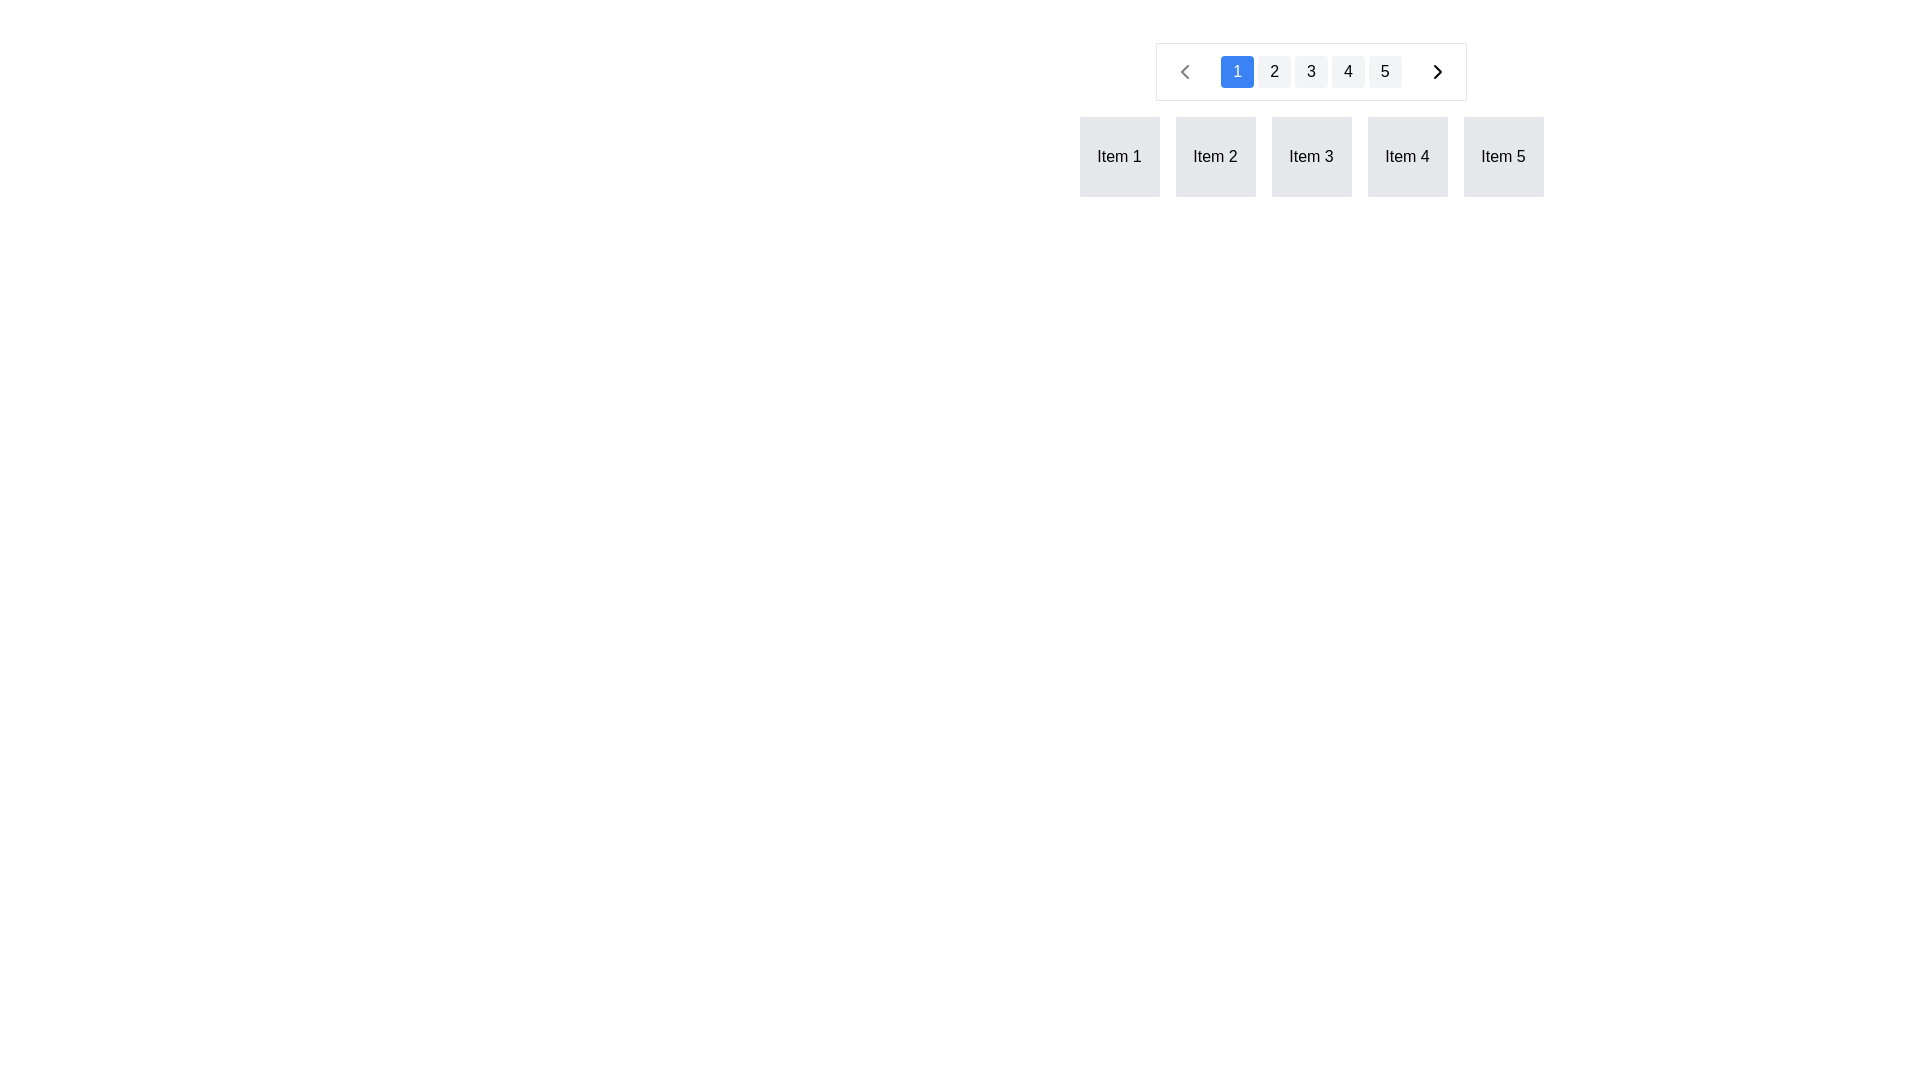  What do you see at coordinates (1503, 156) in the screenshot?
I see `the square button labeled 'Item 5' with a gray background, located in the upper-right section of the interface, positioned to the right of 'Item 4'` at bounding box center [1503, 156].